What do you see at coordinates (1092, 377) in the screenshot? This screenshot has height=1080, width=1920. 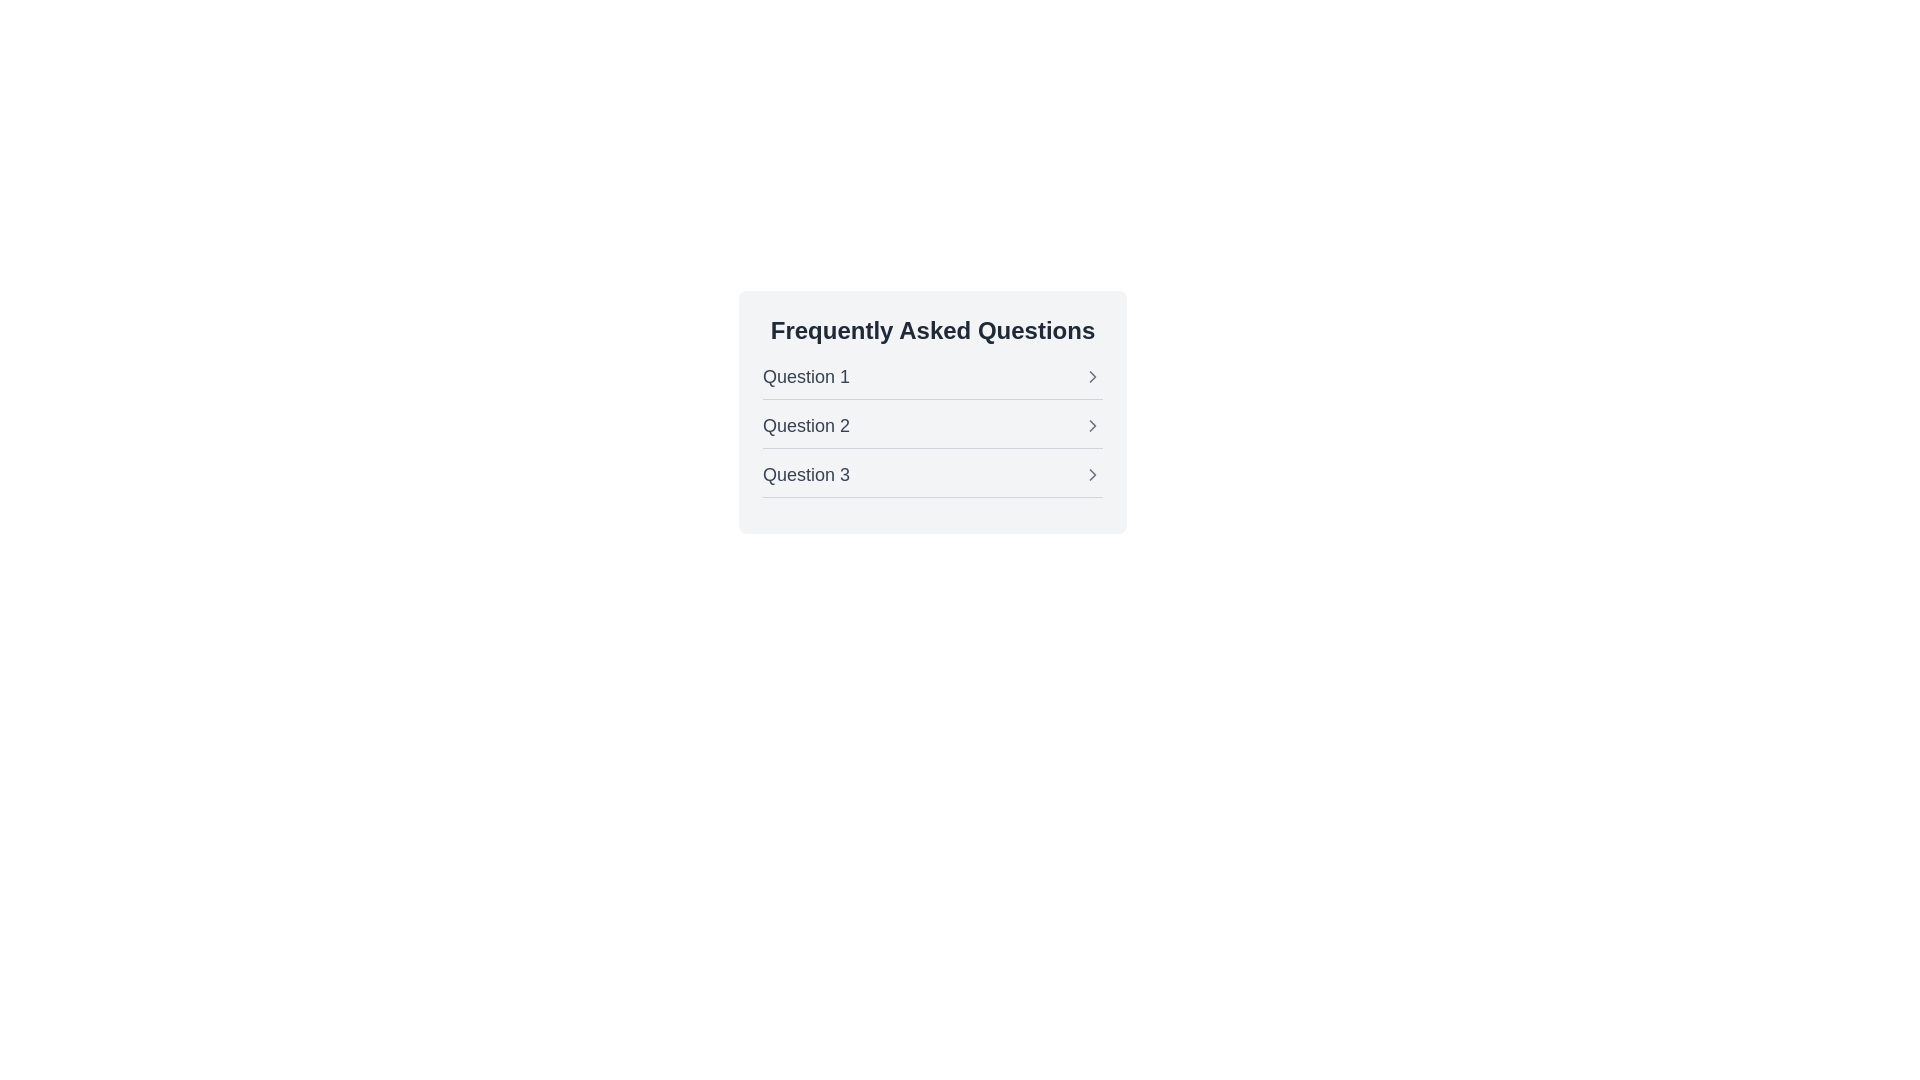 I see `the arrow icon located to the right of the 'Question 1' text in the Frequently Asked Questions section, which indicates further details or interaction` at bounding box center [1092, 377].